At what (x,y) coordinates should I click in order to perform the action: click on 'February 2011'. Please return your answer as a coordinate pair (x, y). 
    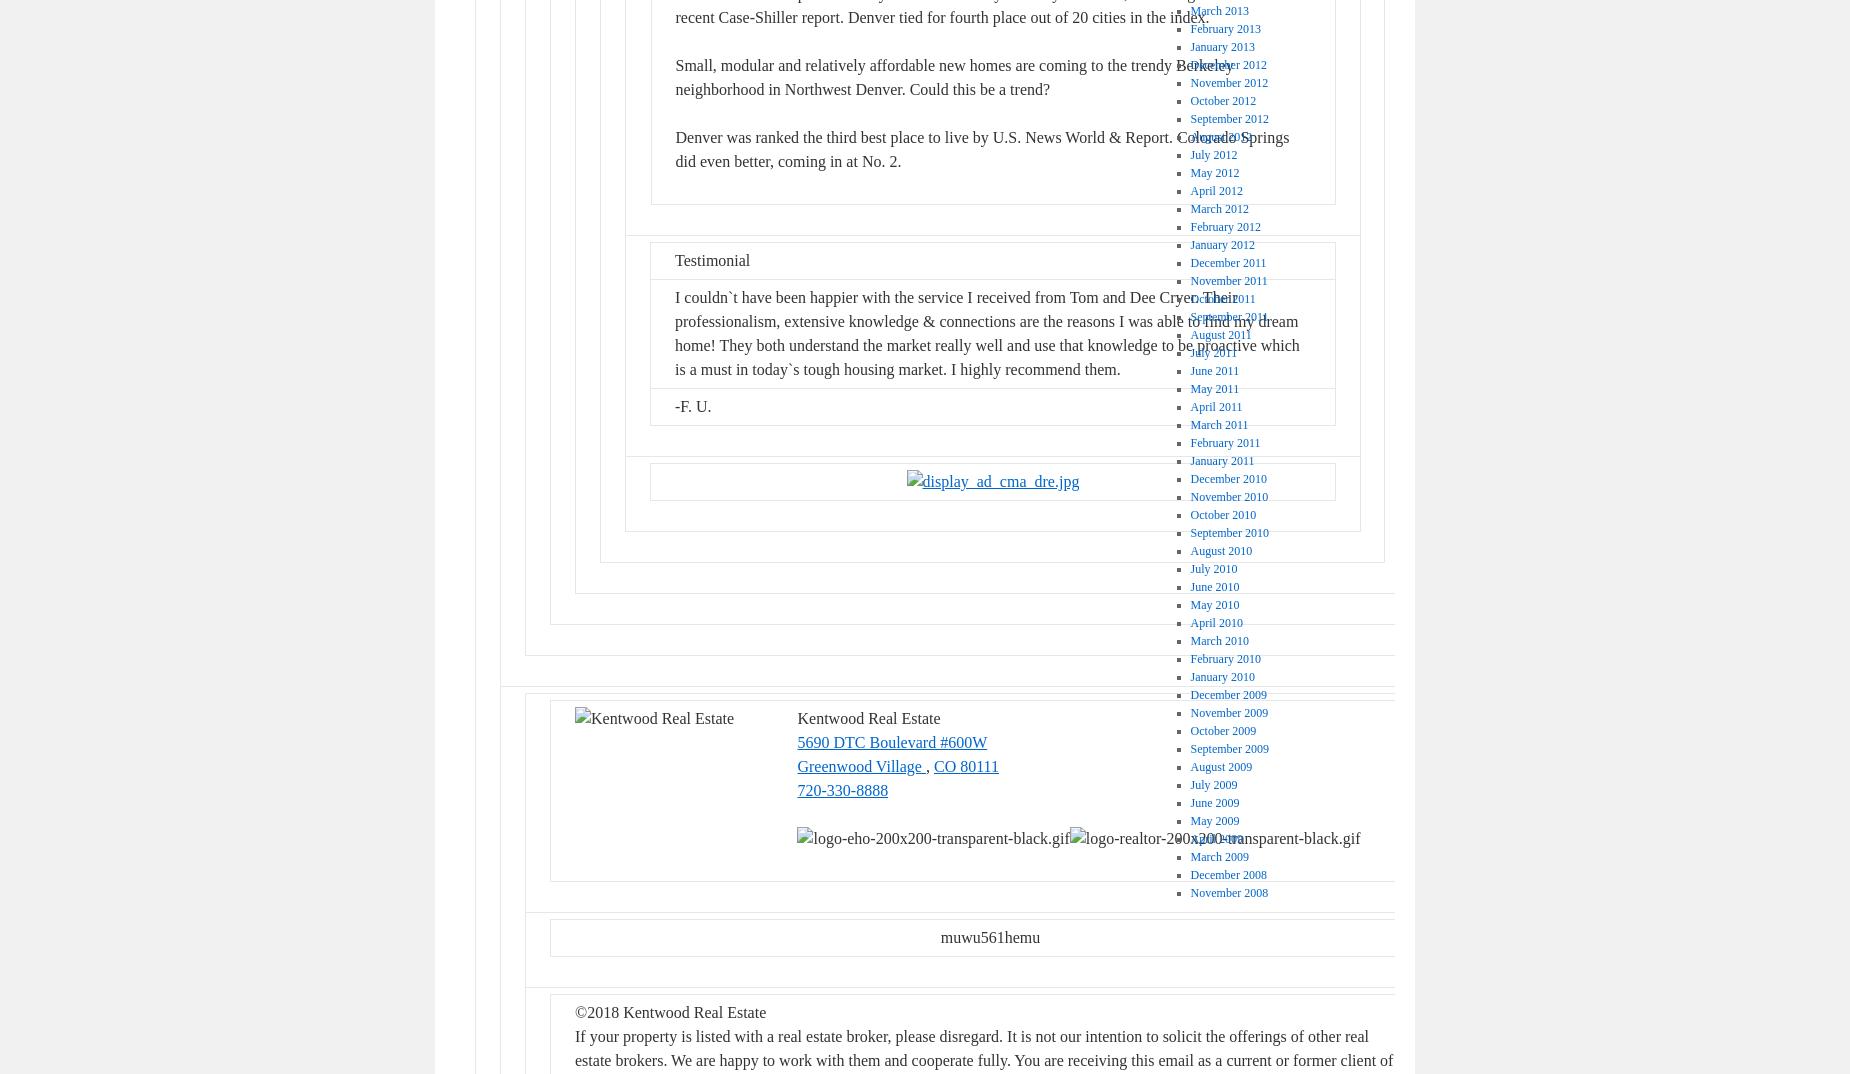
    Looking at the image, I should click on (1224, 442).